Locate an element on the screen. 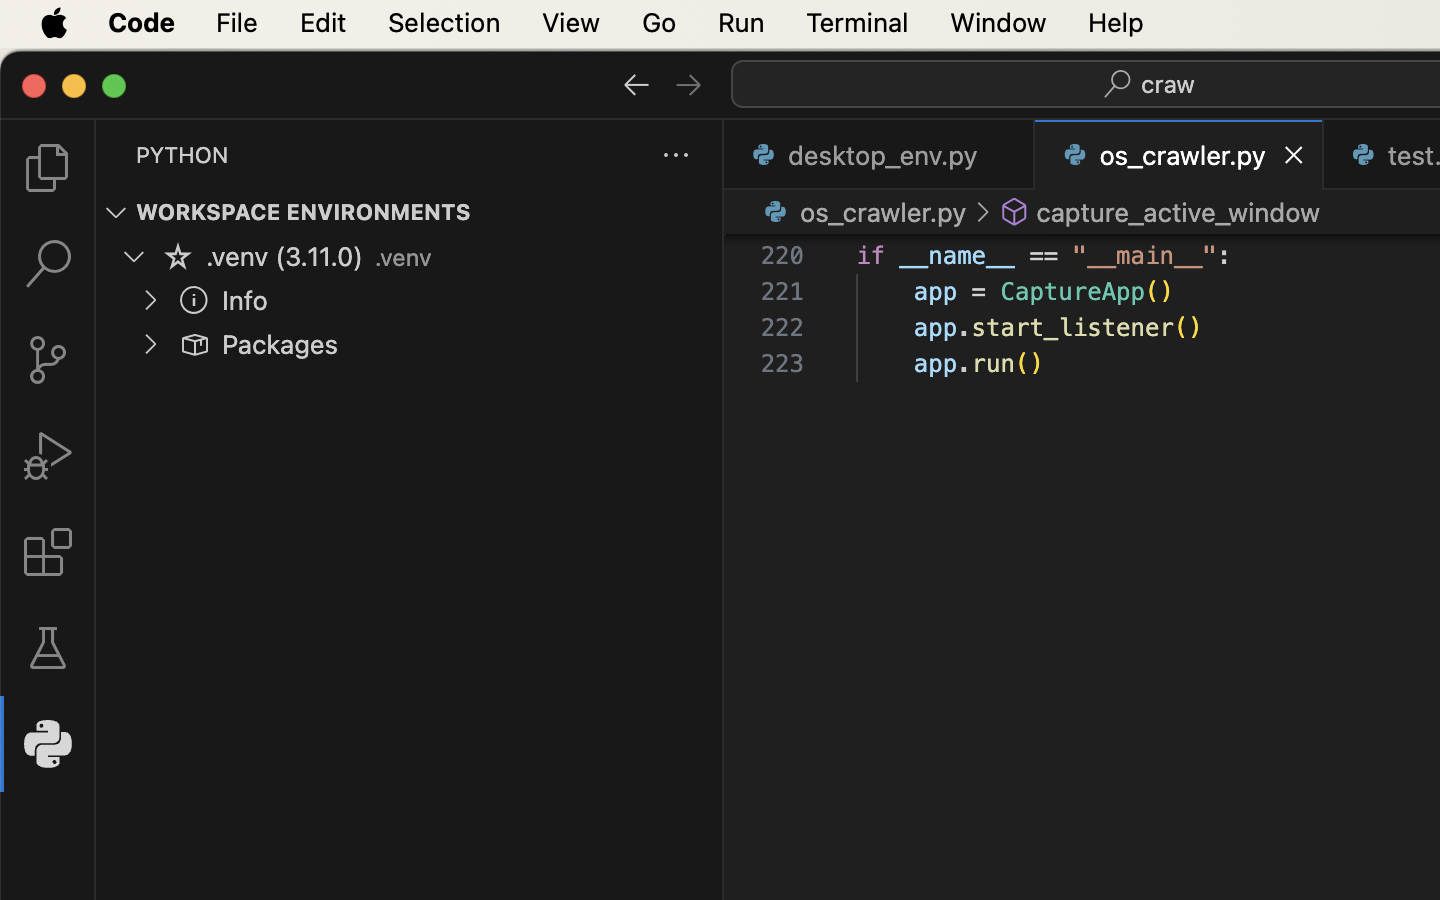  '' is located at coordinates (116, 212).